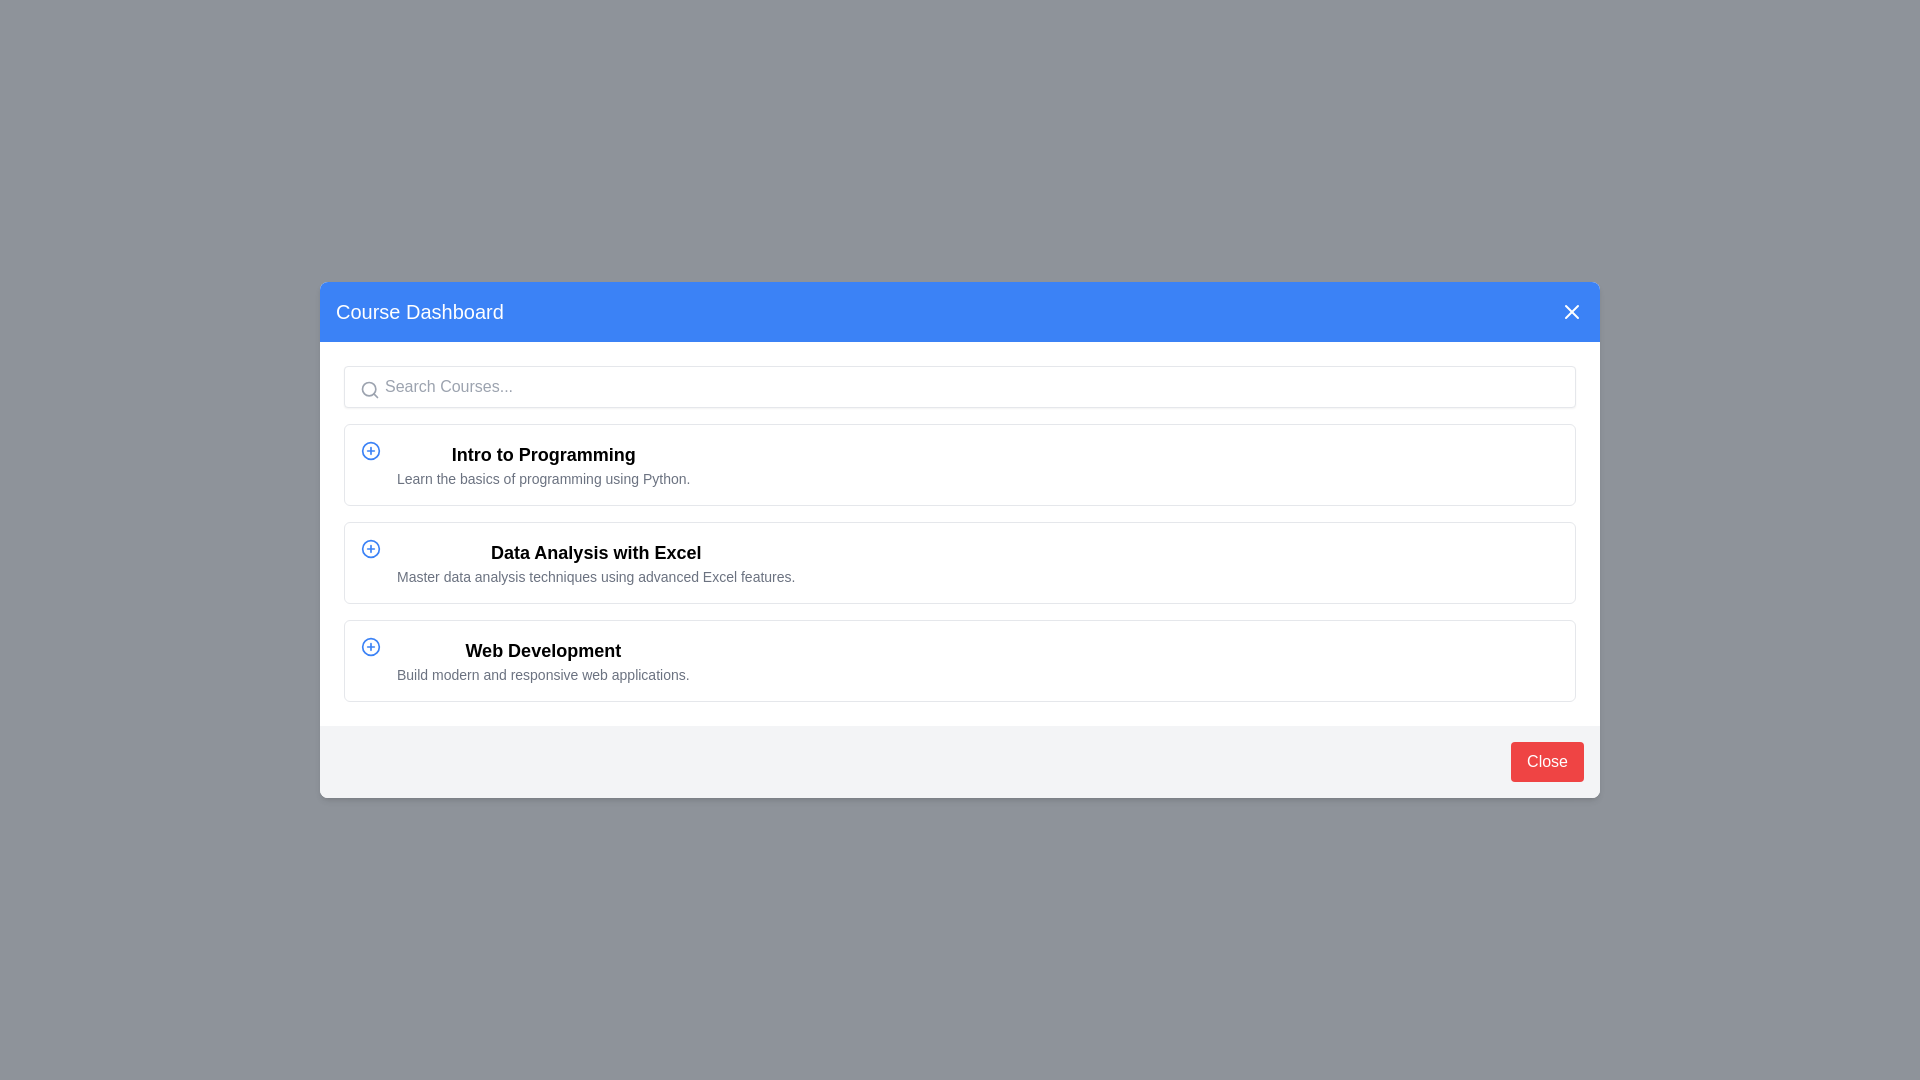  Describe the element at coordinates (1546, 762) in the screenshot. I see `the 'Close' button located at the bottom-right corner of the modal dialog` at that location.